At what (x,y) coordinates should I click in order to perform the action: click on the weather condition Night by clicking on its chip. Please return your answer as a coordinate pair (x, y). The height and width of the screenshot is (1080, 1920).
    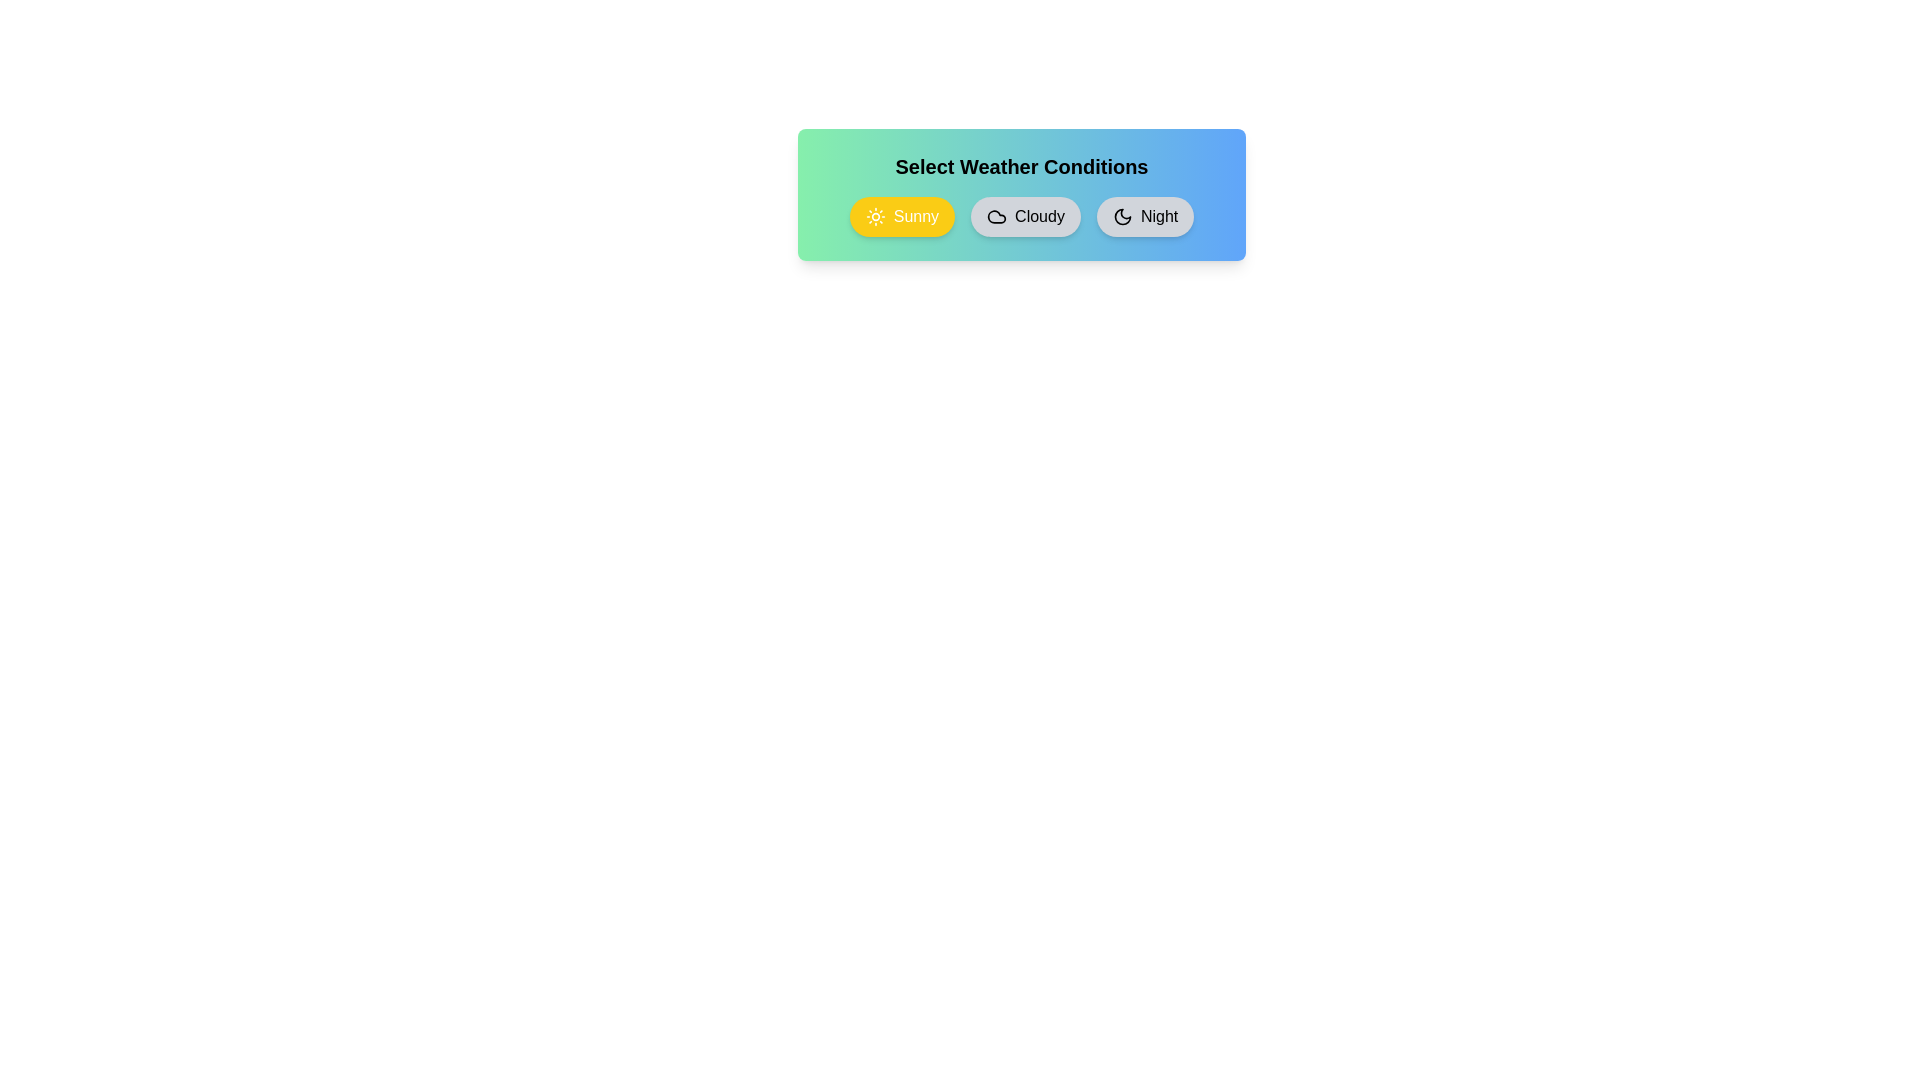
    Looking at the image, I should click on (1145, 216).